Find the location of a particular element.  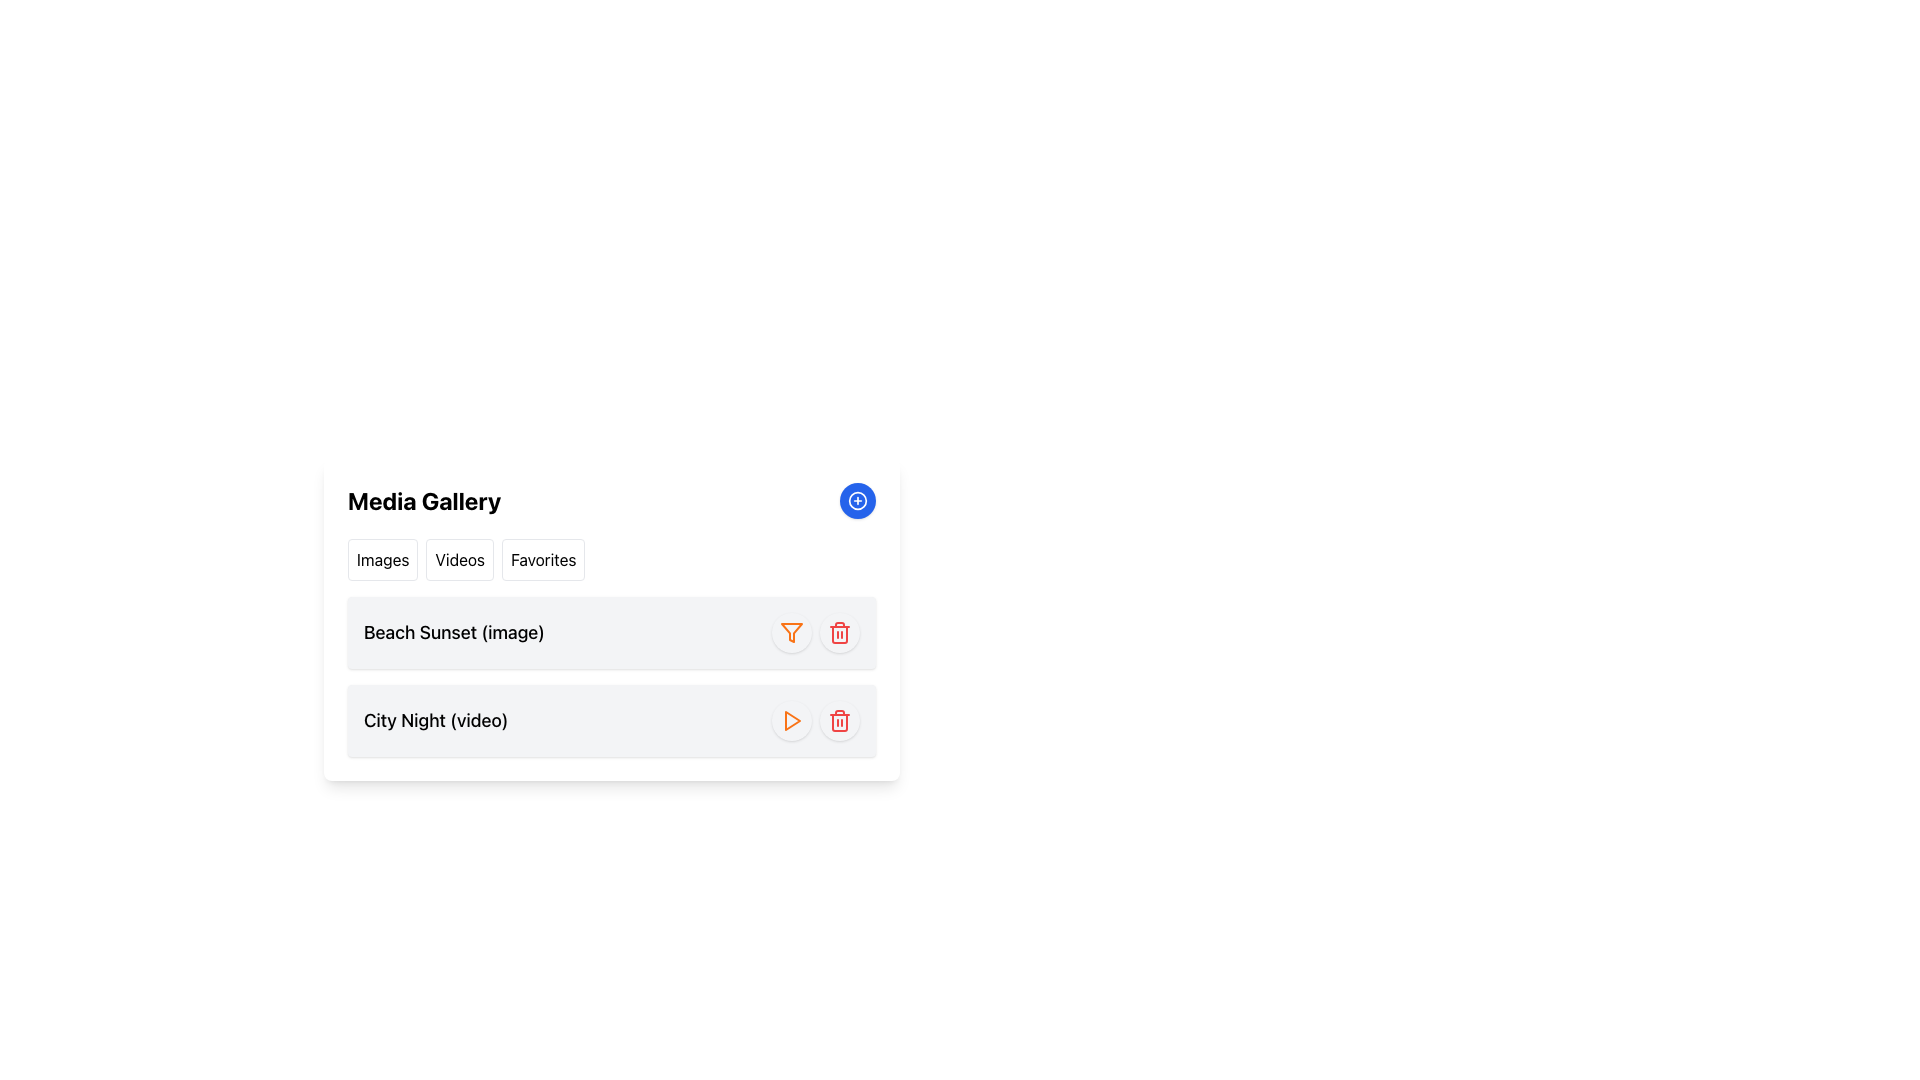

the 'Favorites' button, the third button in the media gallery section is located at coordinates (543, 559).